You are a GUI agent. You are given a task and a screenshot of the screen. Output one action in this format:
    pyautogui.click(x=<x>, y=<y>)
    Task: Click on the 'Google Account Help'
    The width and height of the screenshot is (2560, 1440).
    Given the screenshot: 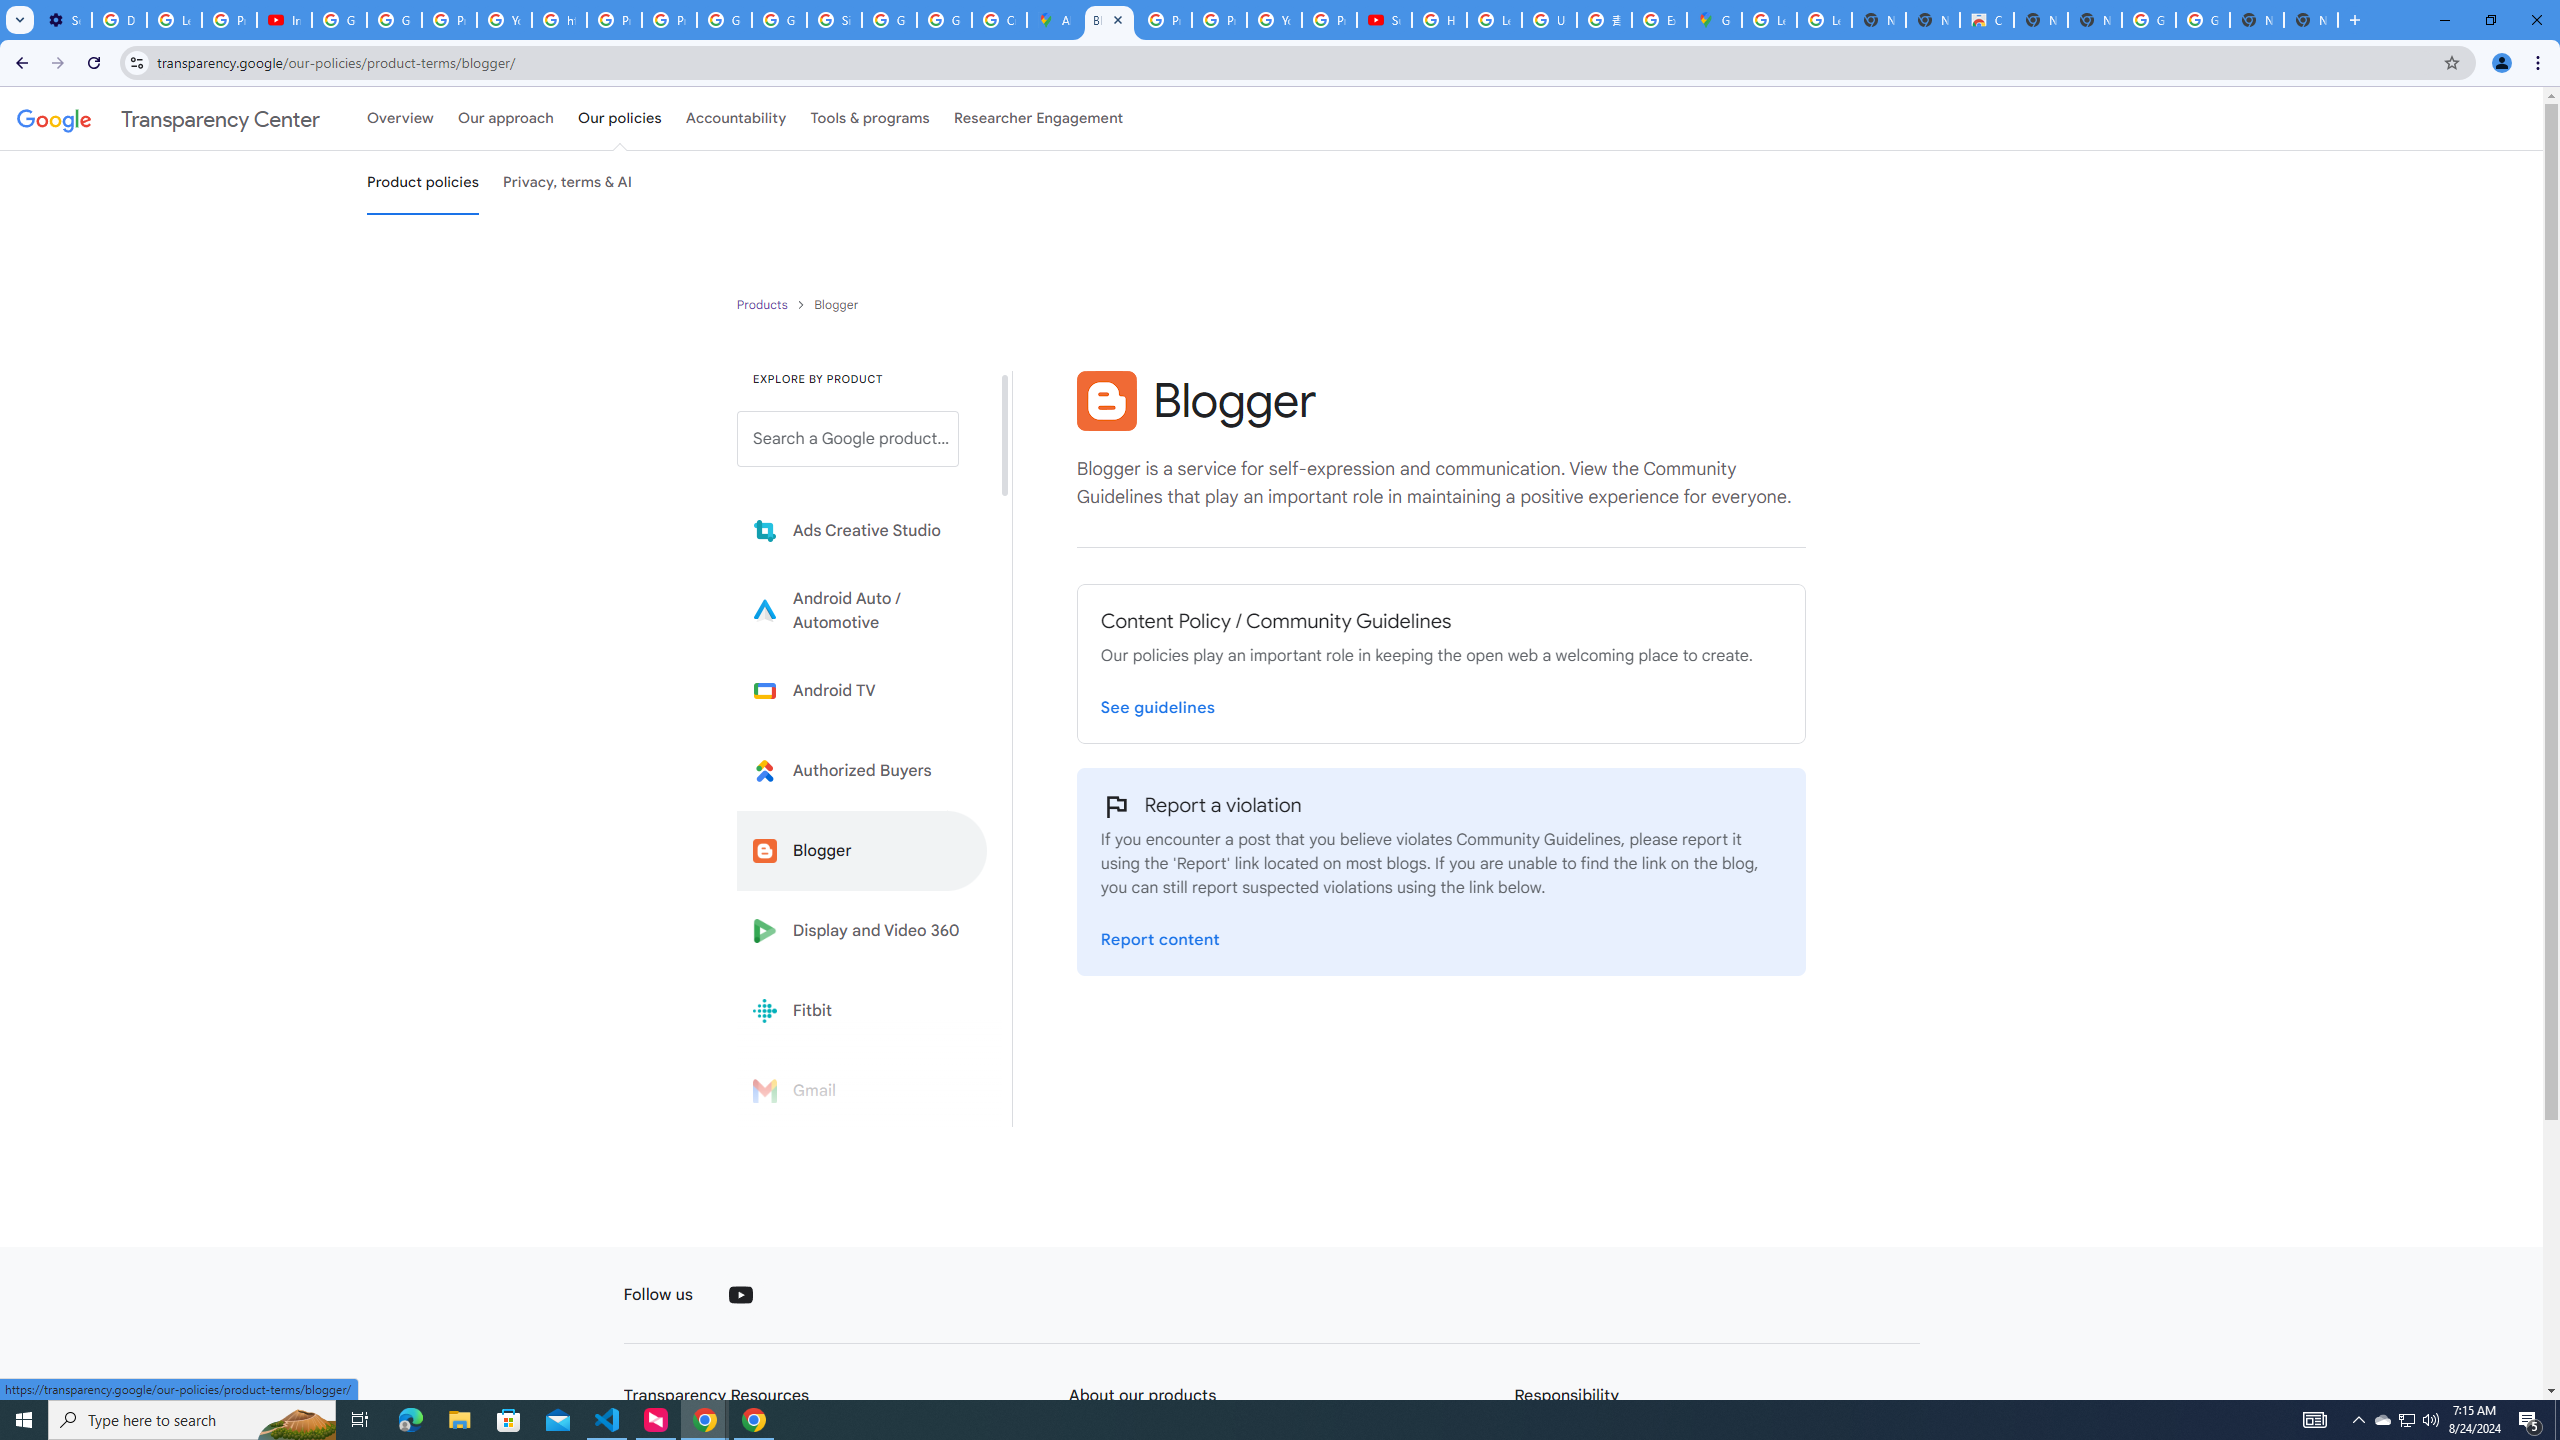 What is the action you would take?
    pyautogui.click(x=338, y=19)
    